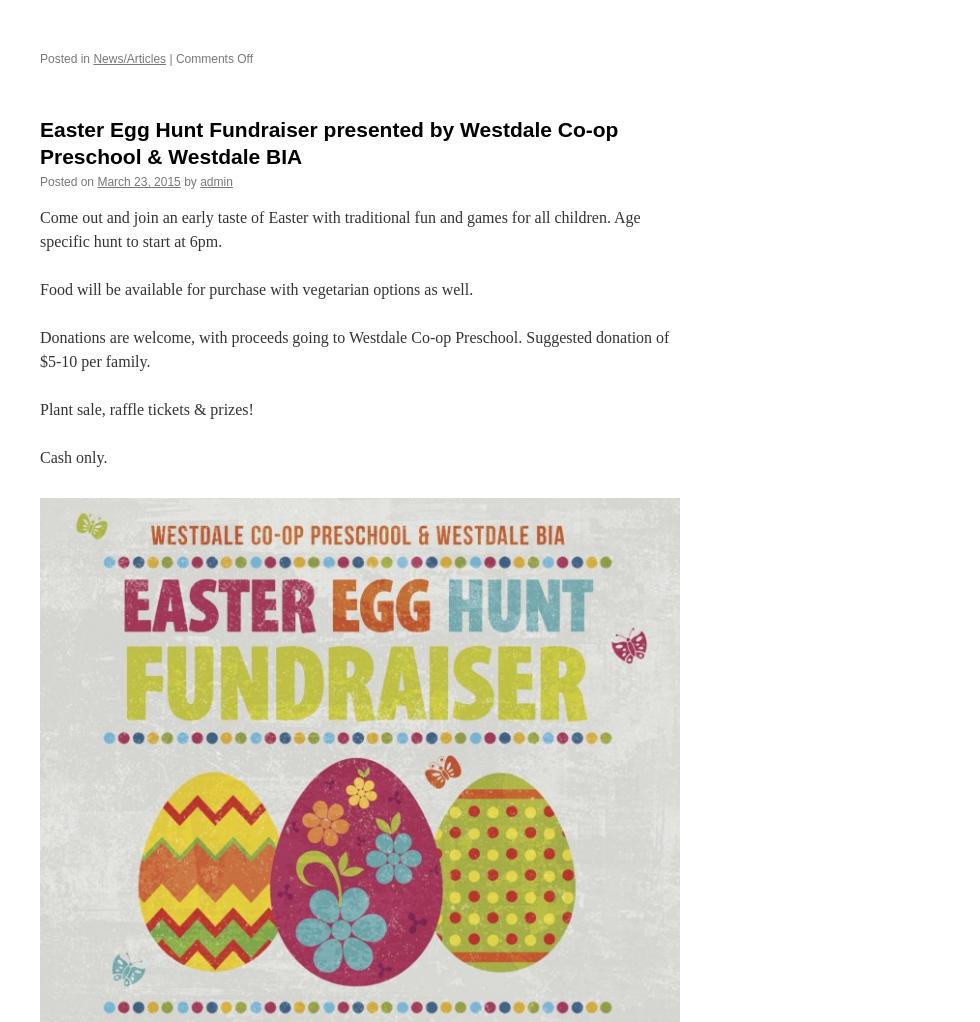  What do you see at coordinates (67, 181) in the screenshot?
I see `'Posted on'` at bounding box center [67, 181].